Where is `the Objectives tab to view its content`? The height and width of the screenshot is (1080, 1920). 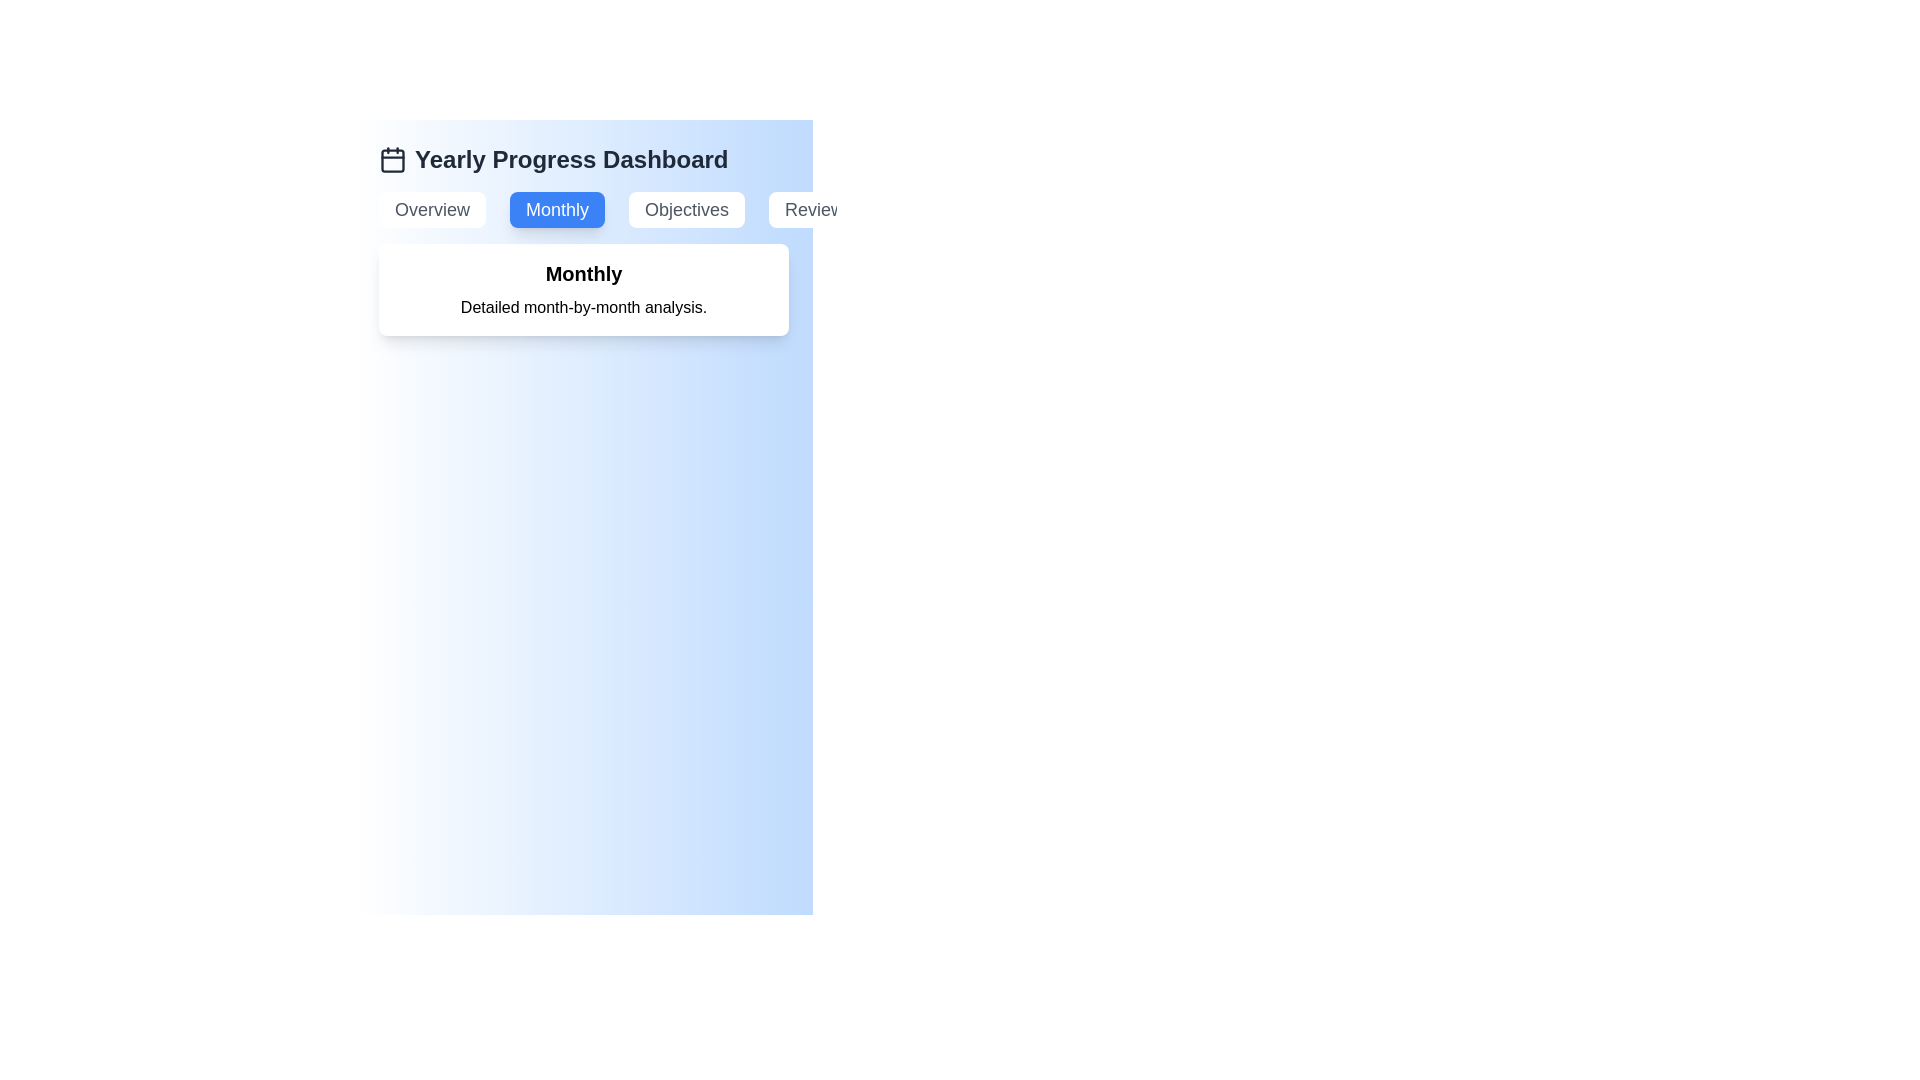
the Objectives tab to view its content is located at coordinates (686, 209).